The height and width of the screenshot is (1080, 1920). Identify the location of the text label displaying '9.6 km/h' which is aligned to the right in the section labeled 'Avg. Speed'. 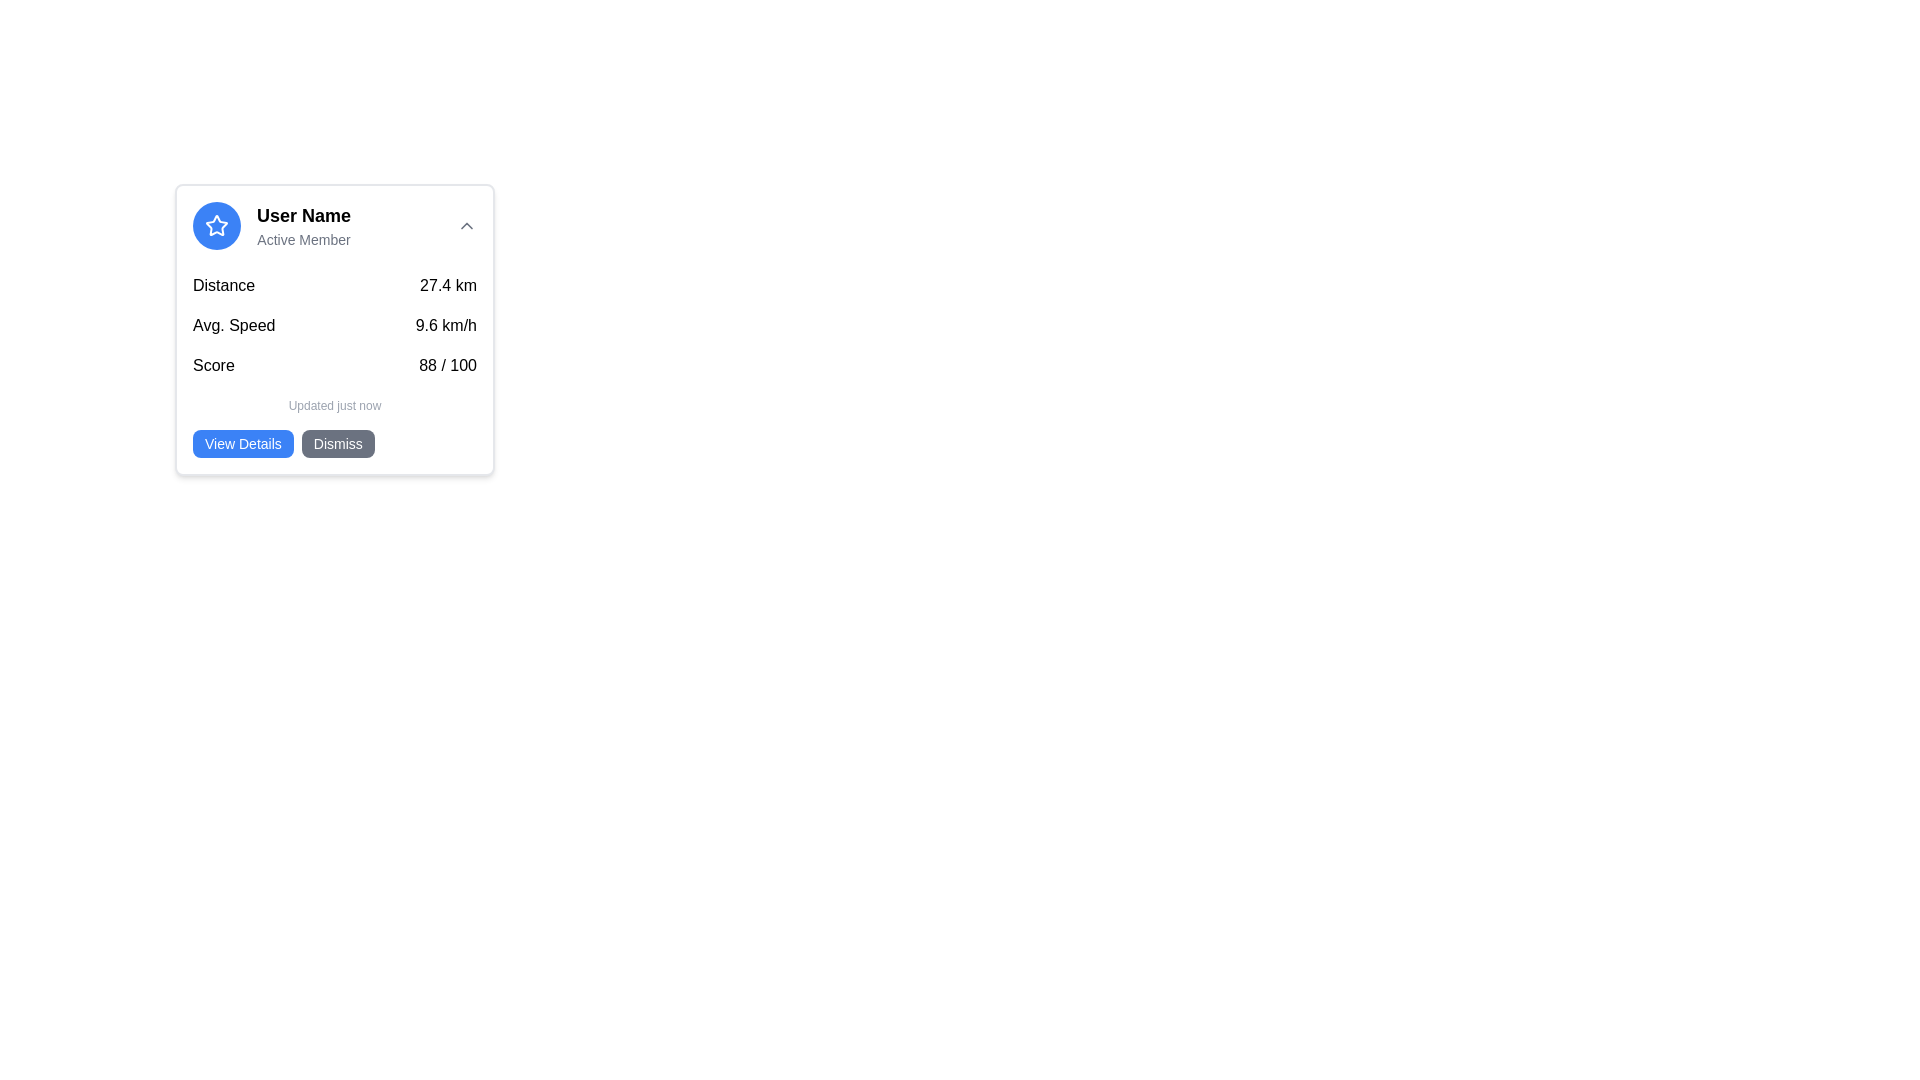
(445, 325).